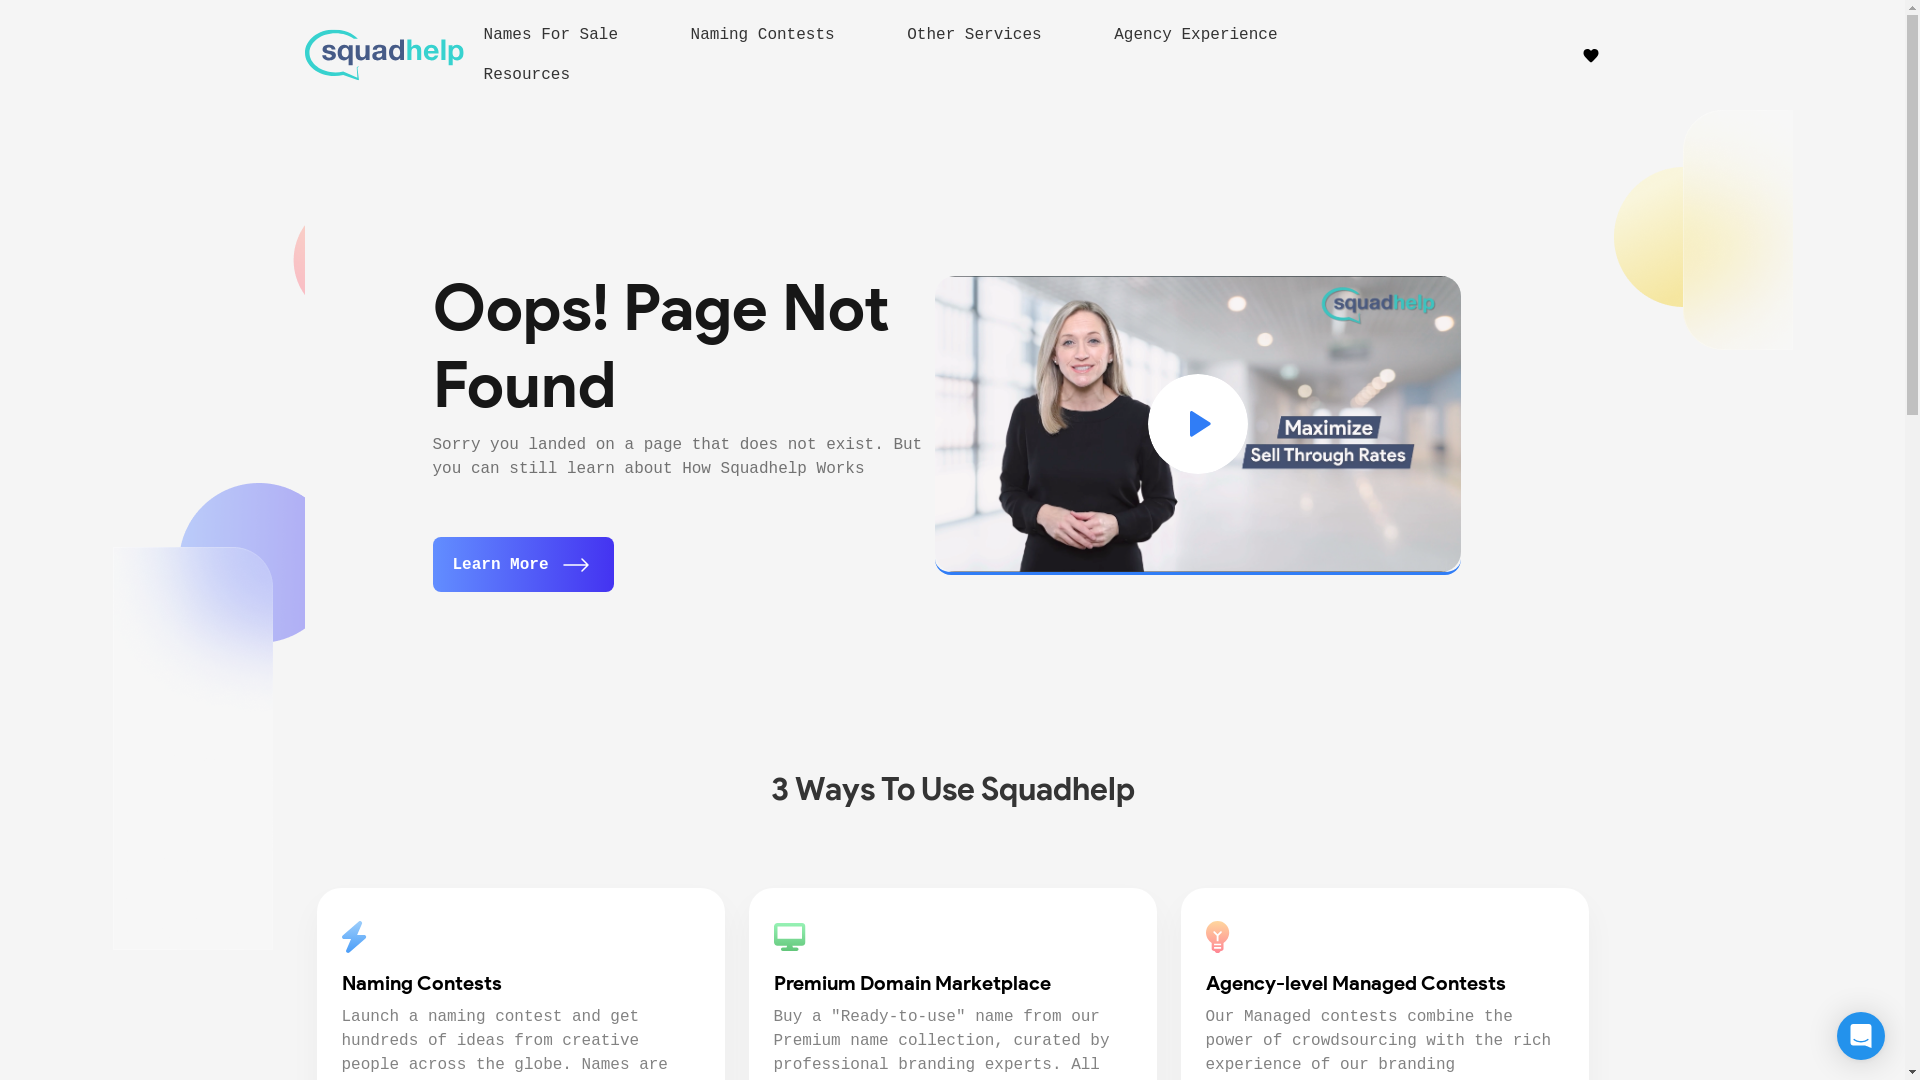  What do you see at coordinates (906, 34) in the screenshot?
I see `'Other Services'` at bounding box center [906, 34].